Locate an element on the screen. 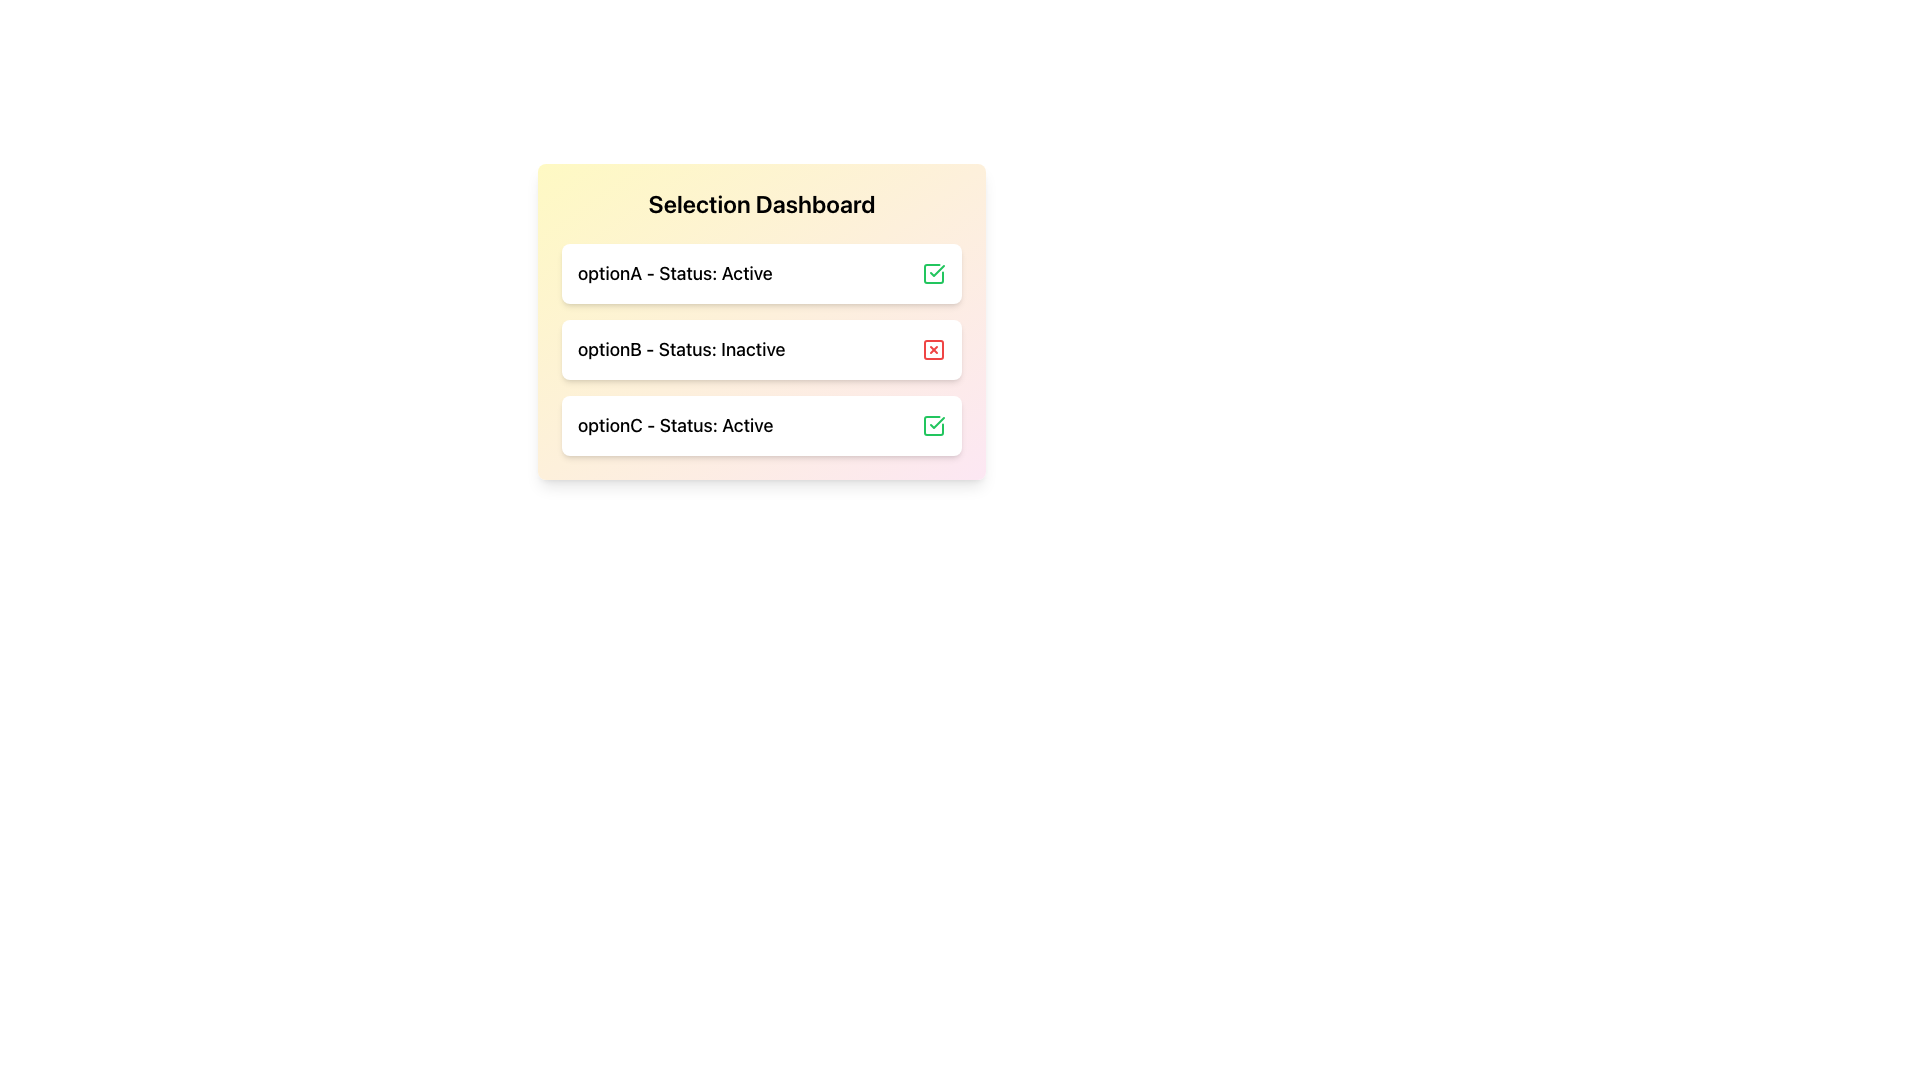 The width and height of the screenshot is (1920, 1080). the square icon with a red border and red 'X' symbol inside, located in the card titled 'optionB - Status: Inactive' within the 'Selection Dashboard' panel is located at coordinates (933, 349).